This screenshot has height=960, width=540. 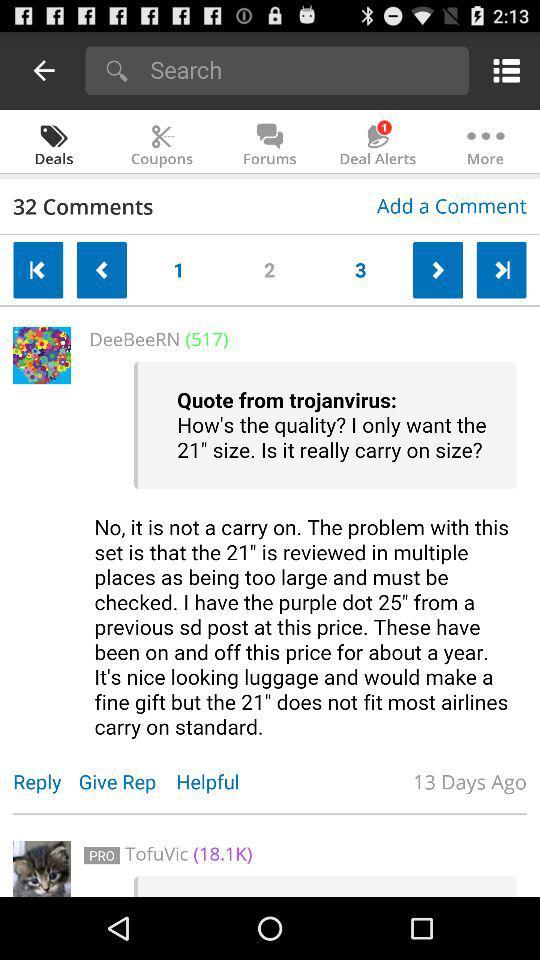 What do you see at coordinates (437, 269) in the screenshot?
I see `next page` at bounding box center [437, 269].